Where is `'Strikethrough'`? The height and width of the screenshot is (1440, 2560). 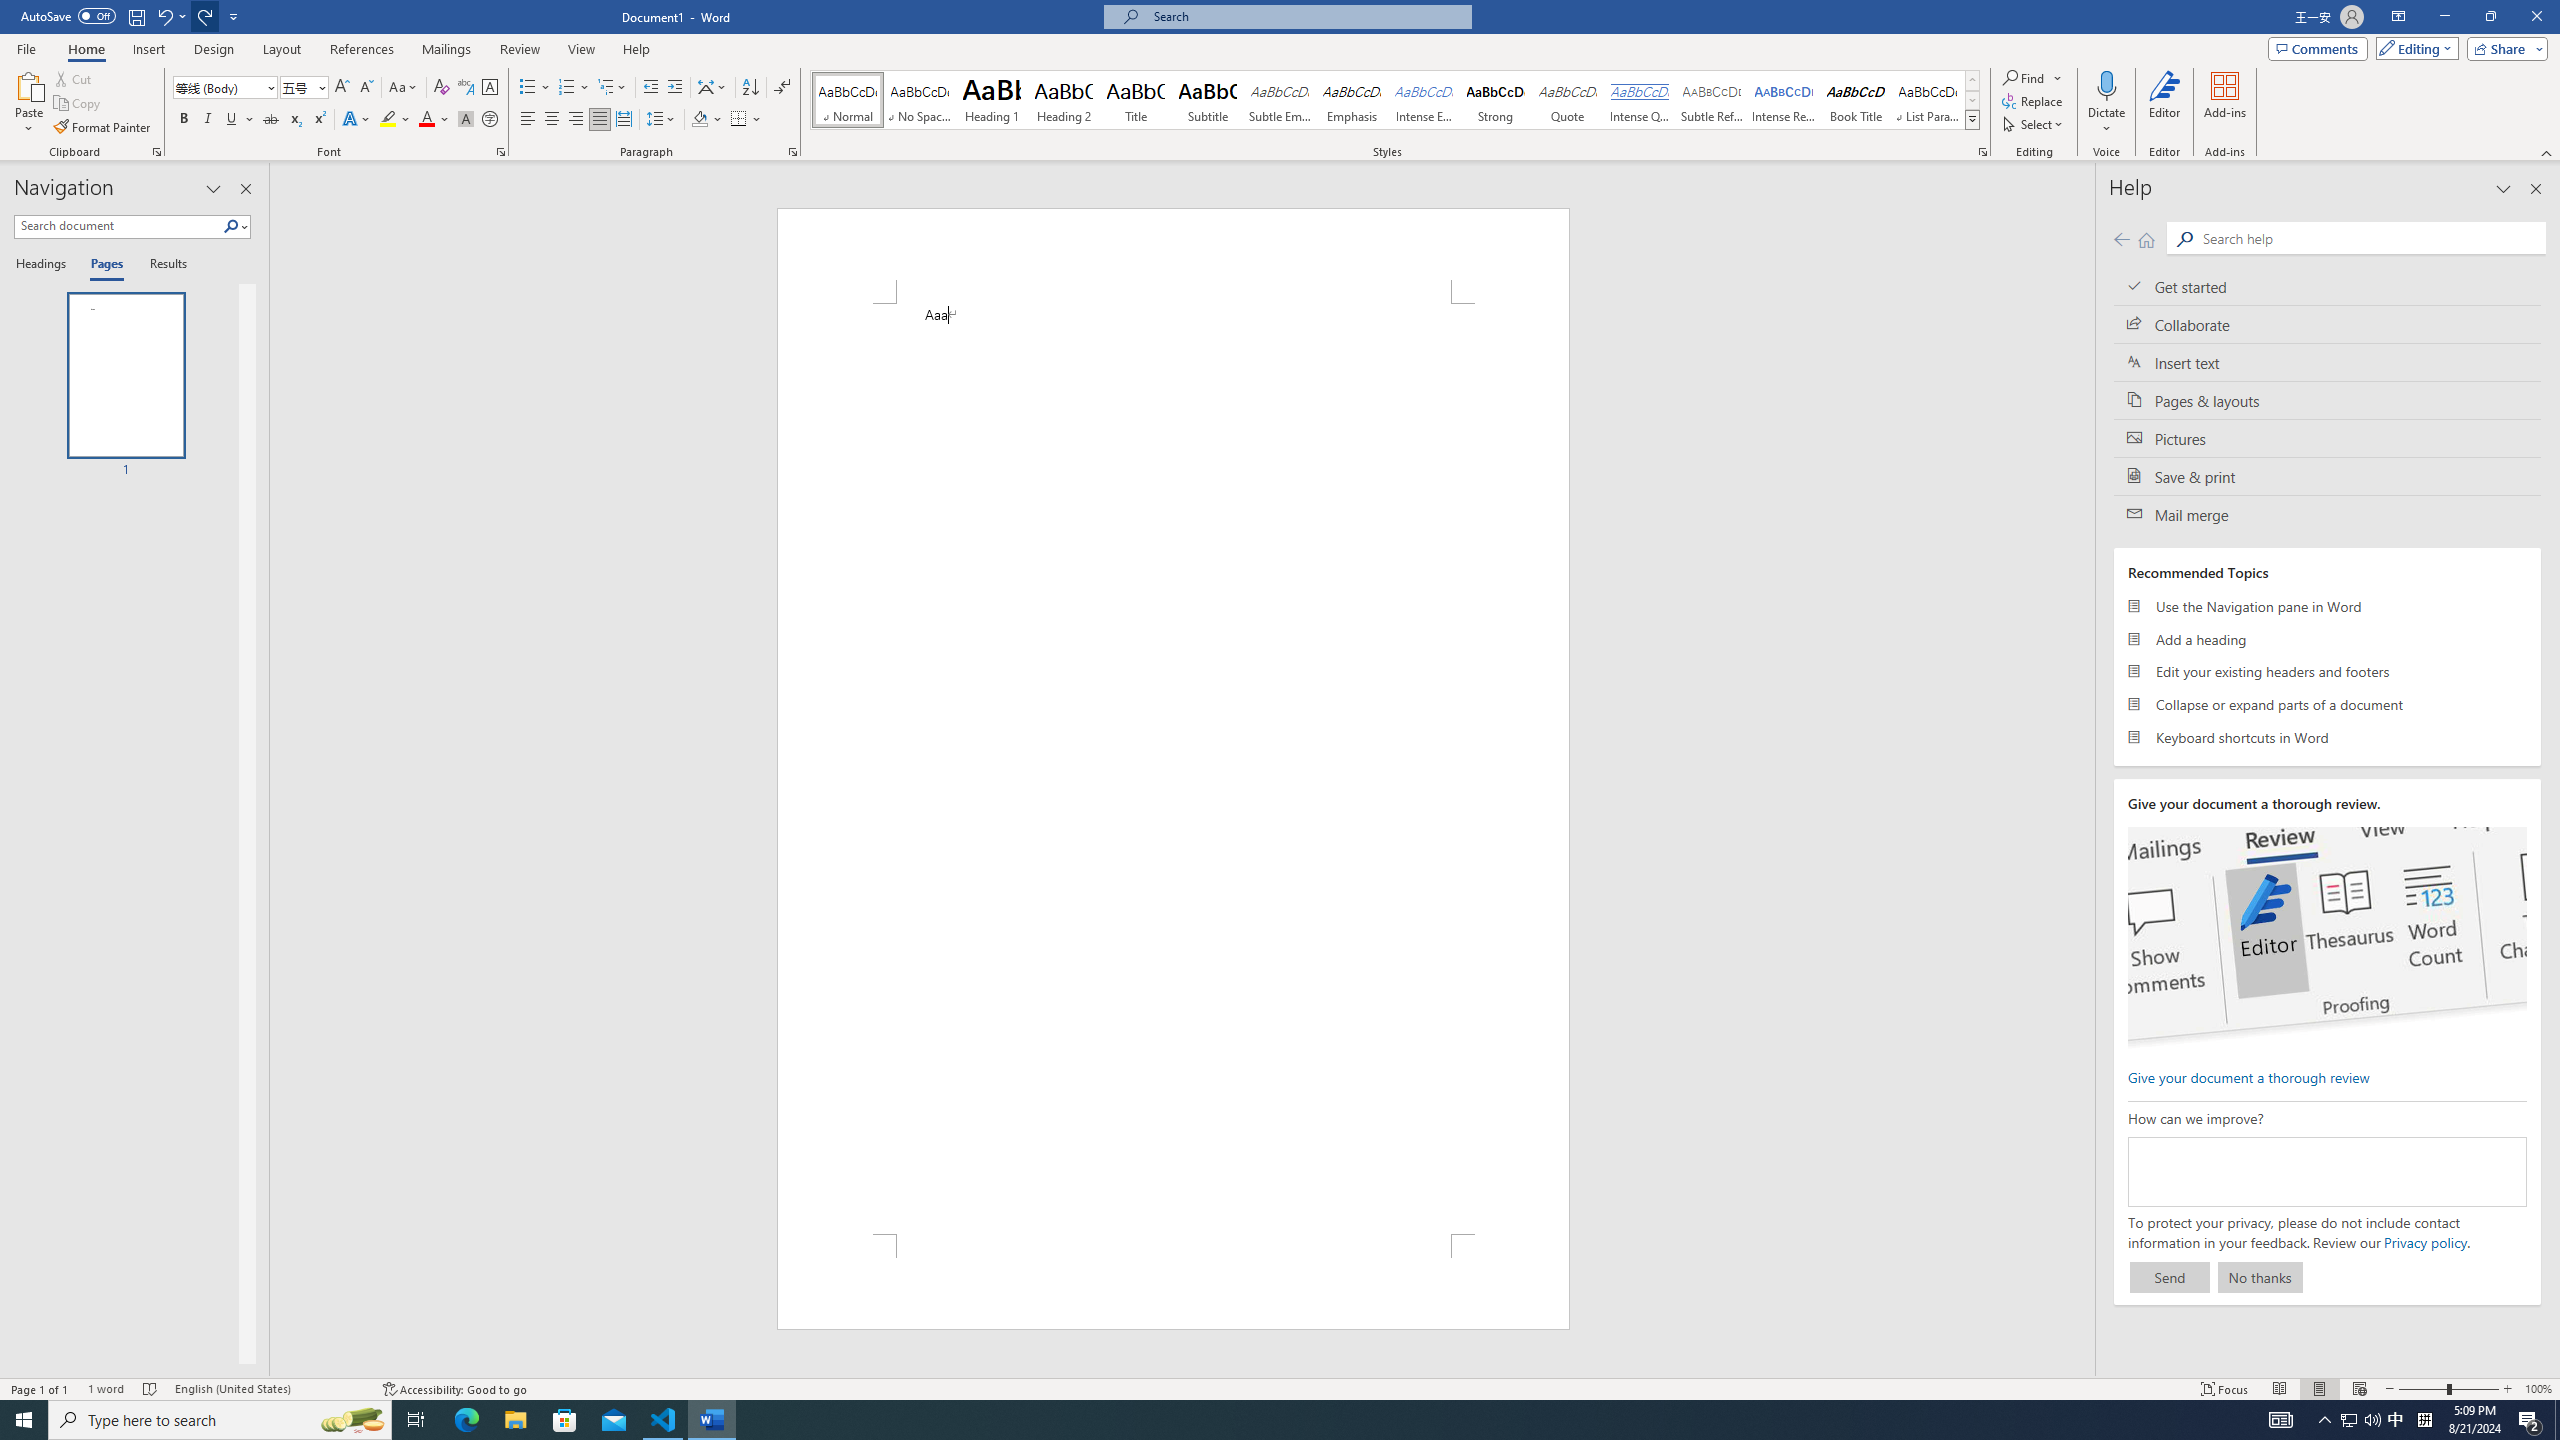
'Strikethrough' is located at coordinates (270, 118).